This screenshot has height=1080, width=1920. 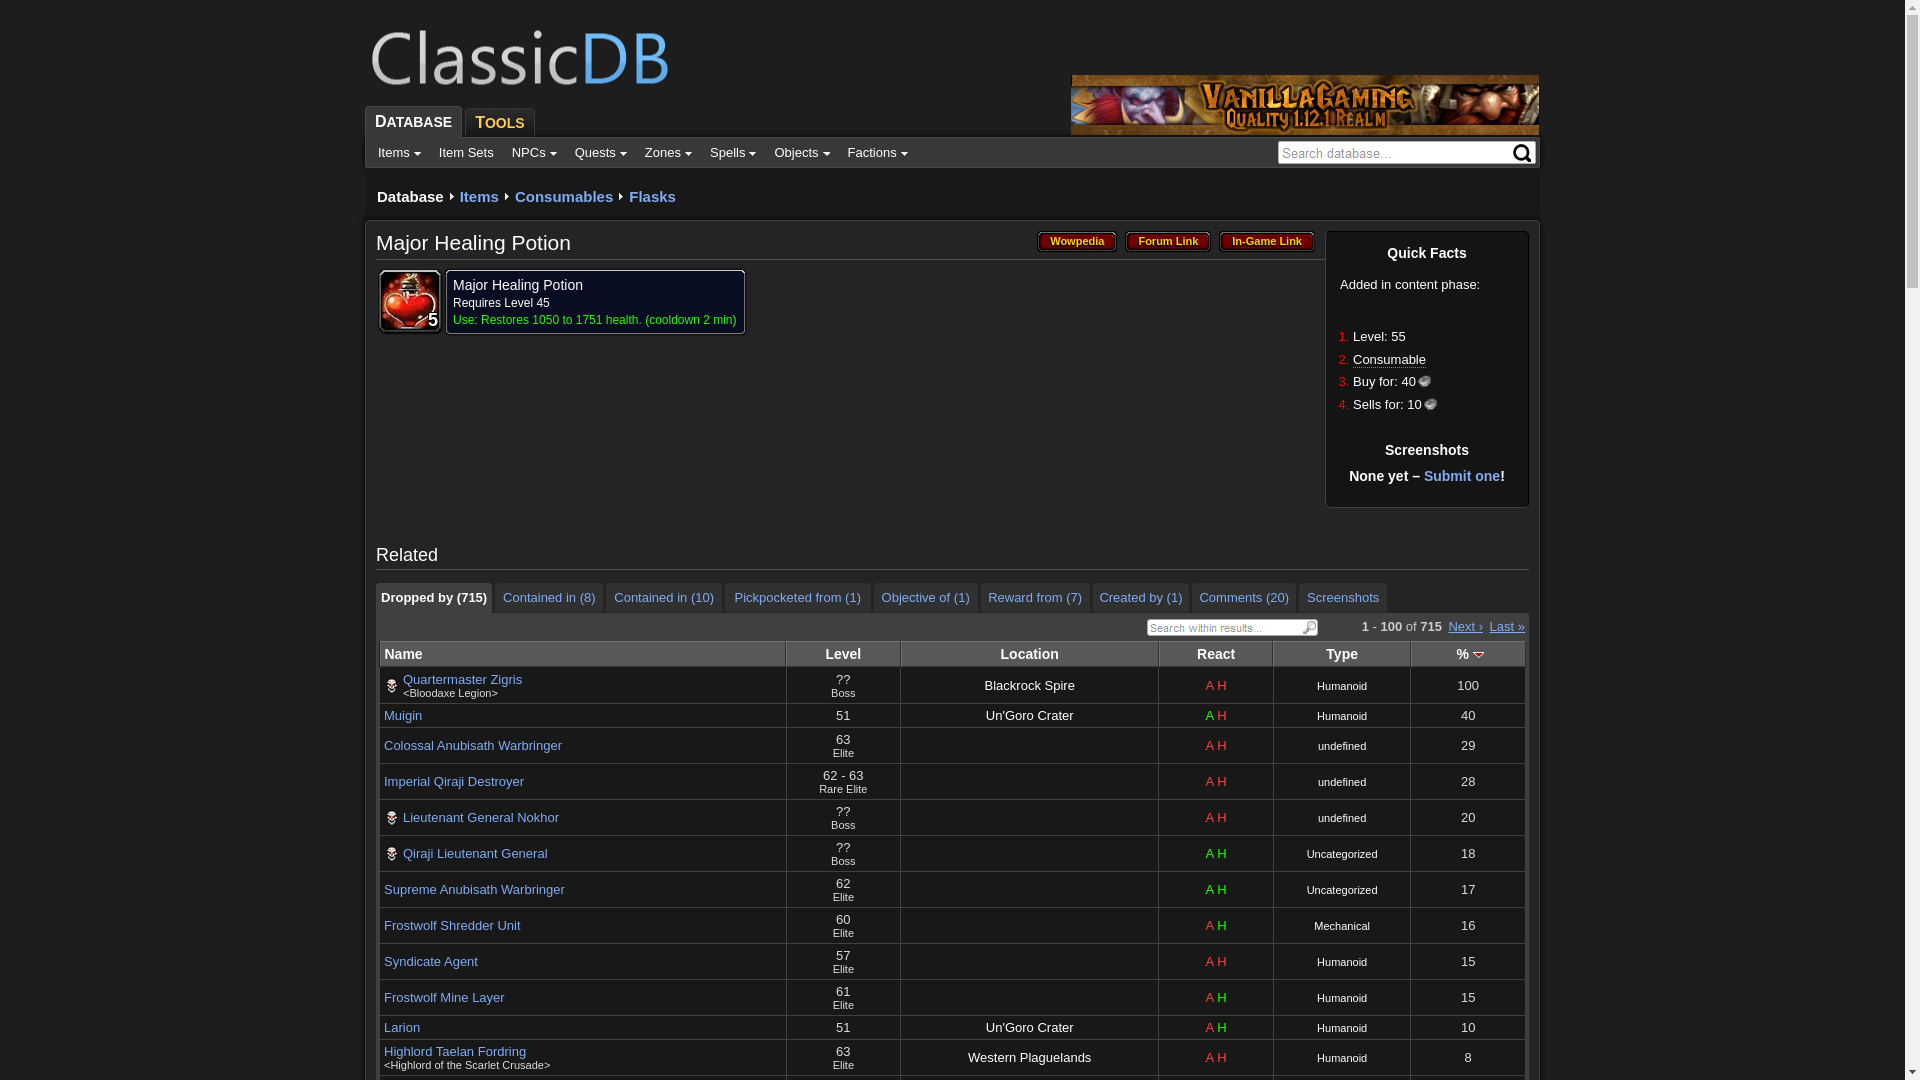 What do you see at coordinates (548, 596) in the screenshot?
I see `'Contained in (8)'` at bounding box center [548, 596].